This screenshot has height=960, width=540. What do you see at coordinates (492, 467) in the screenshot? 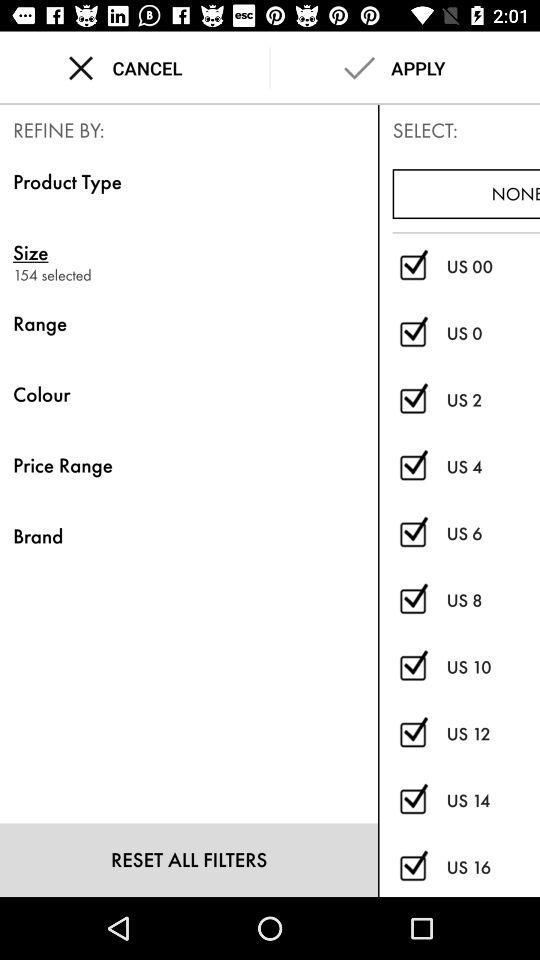
I see `the item below us 2` at bounding box center [492, 467].